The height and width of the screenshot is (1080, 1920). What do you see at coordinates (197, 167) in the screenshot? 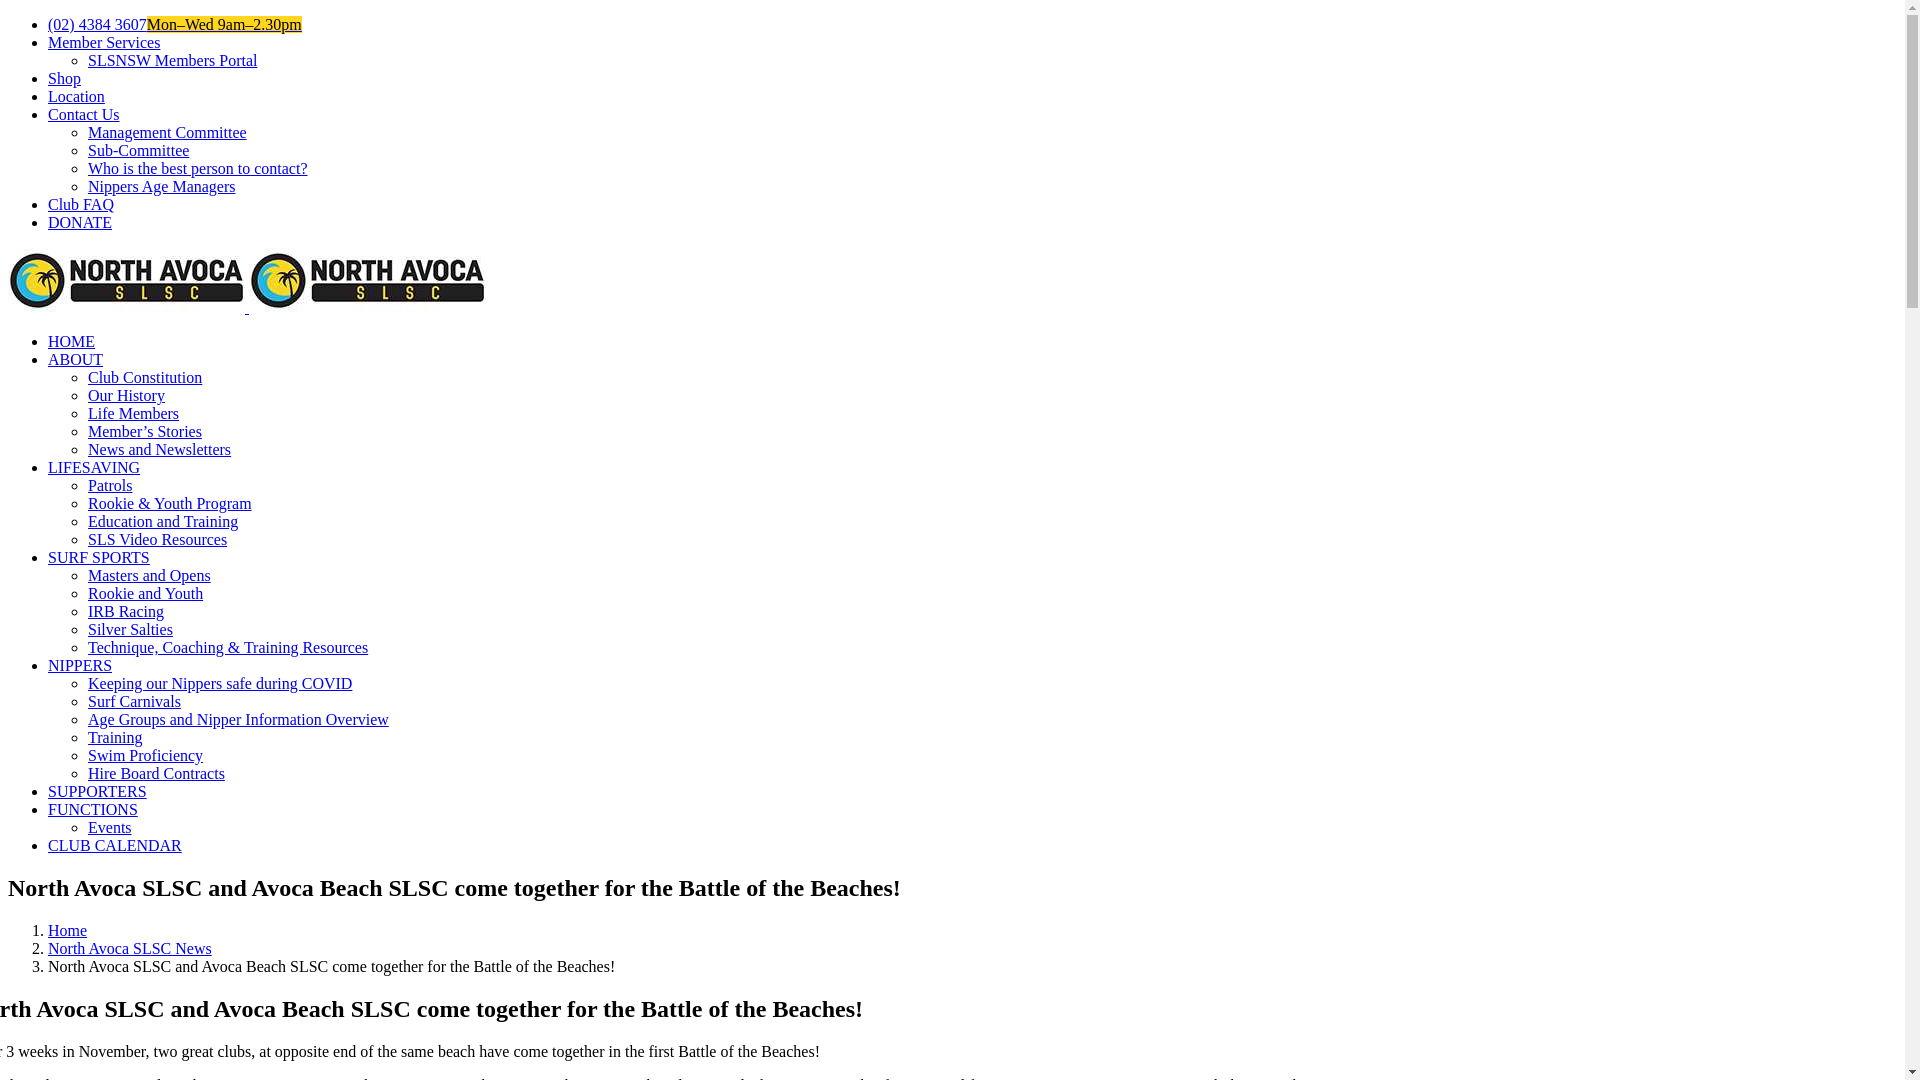
I see `'Who is the best person to contact?'` at bounding box center [197, 167].